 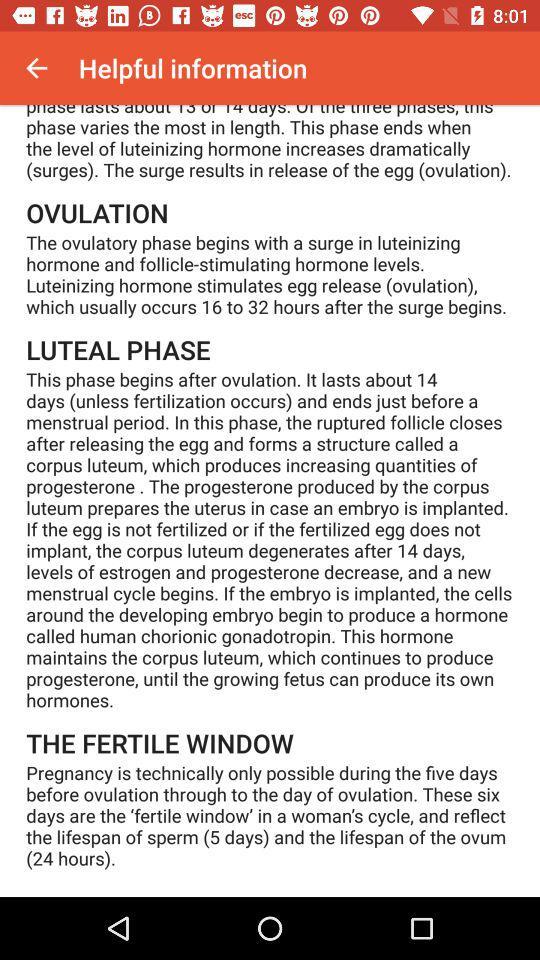 I want to click on the item above the menstrual cycle, so click(x=36, y=68).